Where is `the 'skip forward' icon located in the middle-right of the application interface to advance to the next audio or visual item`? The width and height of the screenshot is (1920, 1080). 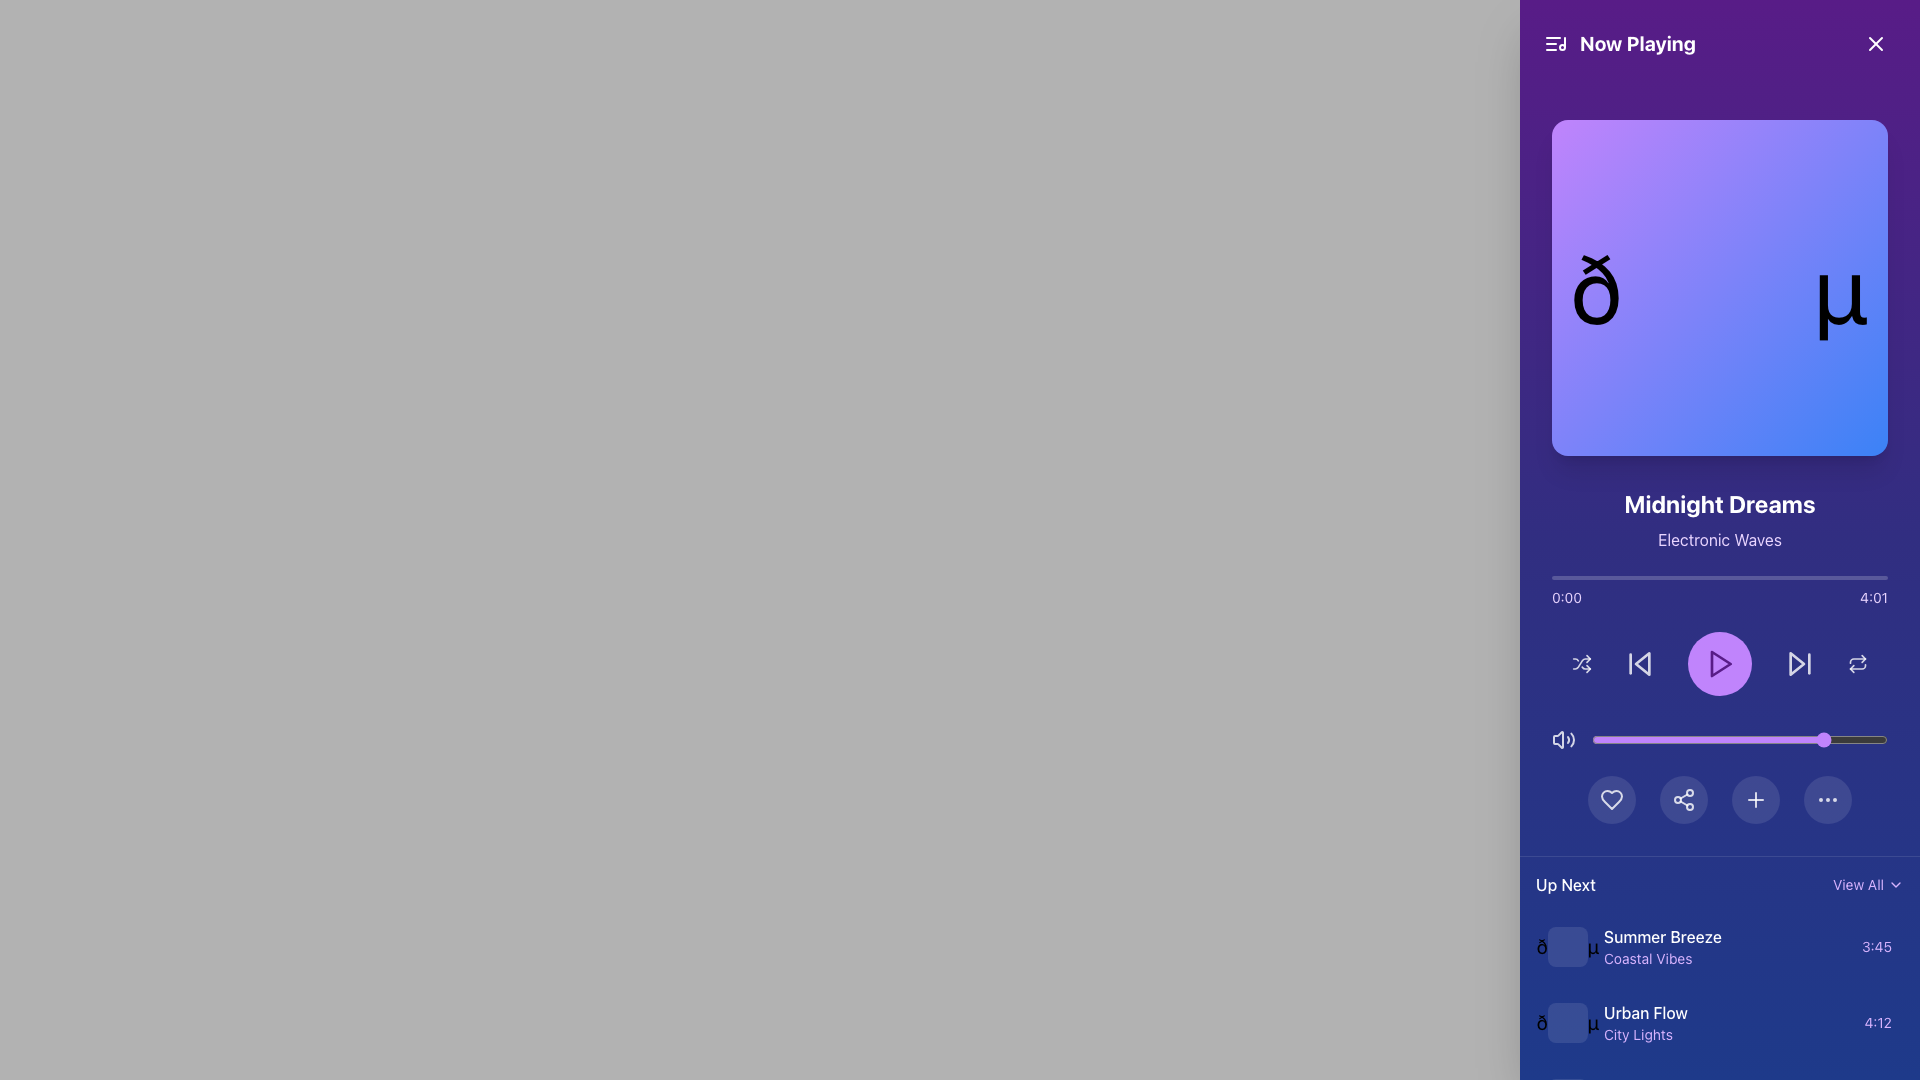
the 'skip forward' icon located in the middle-right of the application interface to advance to the next audio or visual item is located at coordinates (1796, 663).